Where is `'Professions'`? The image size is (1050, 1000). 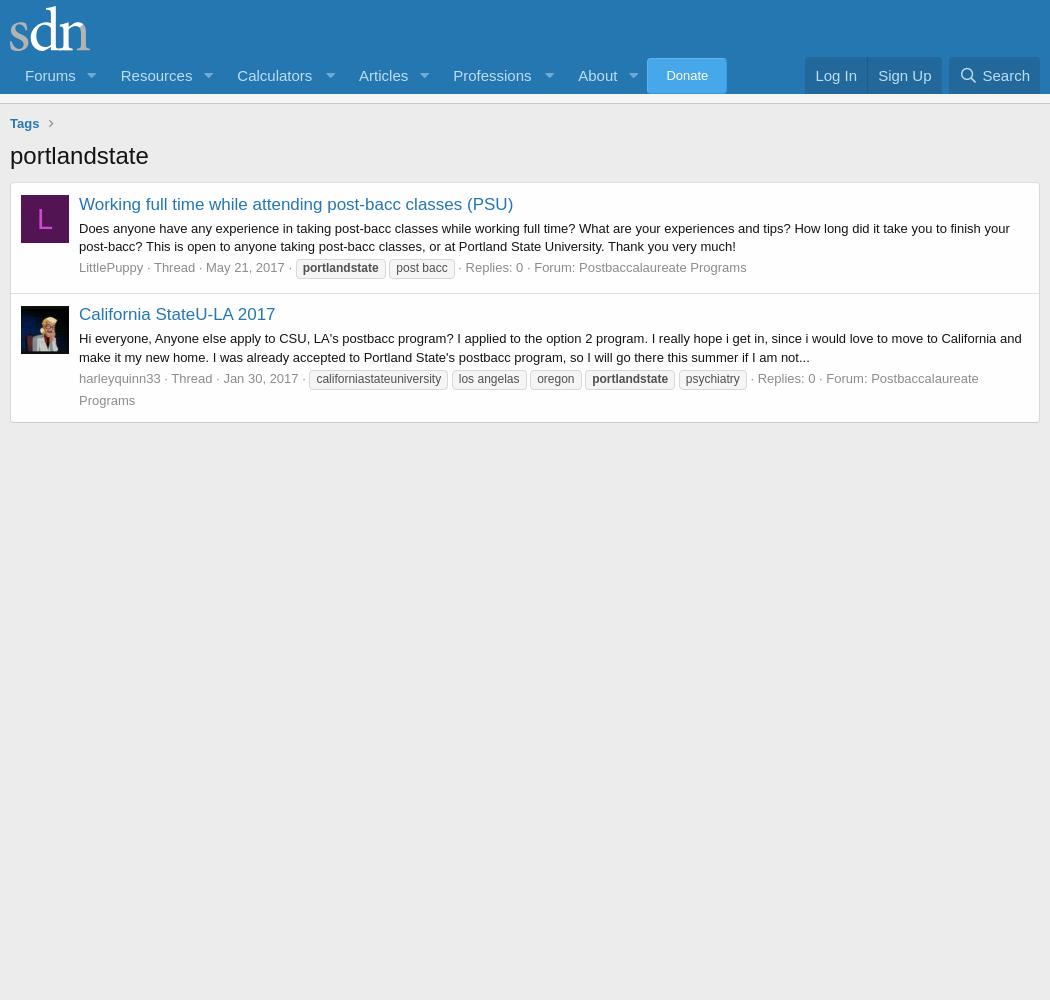 'Professions' is located at coordinates (491, 74).